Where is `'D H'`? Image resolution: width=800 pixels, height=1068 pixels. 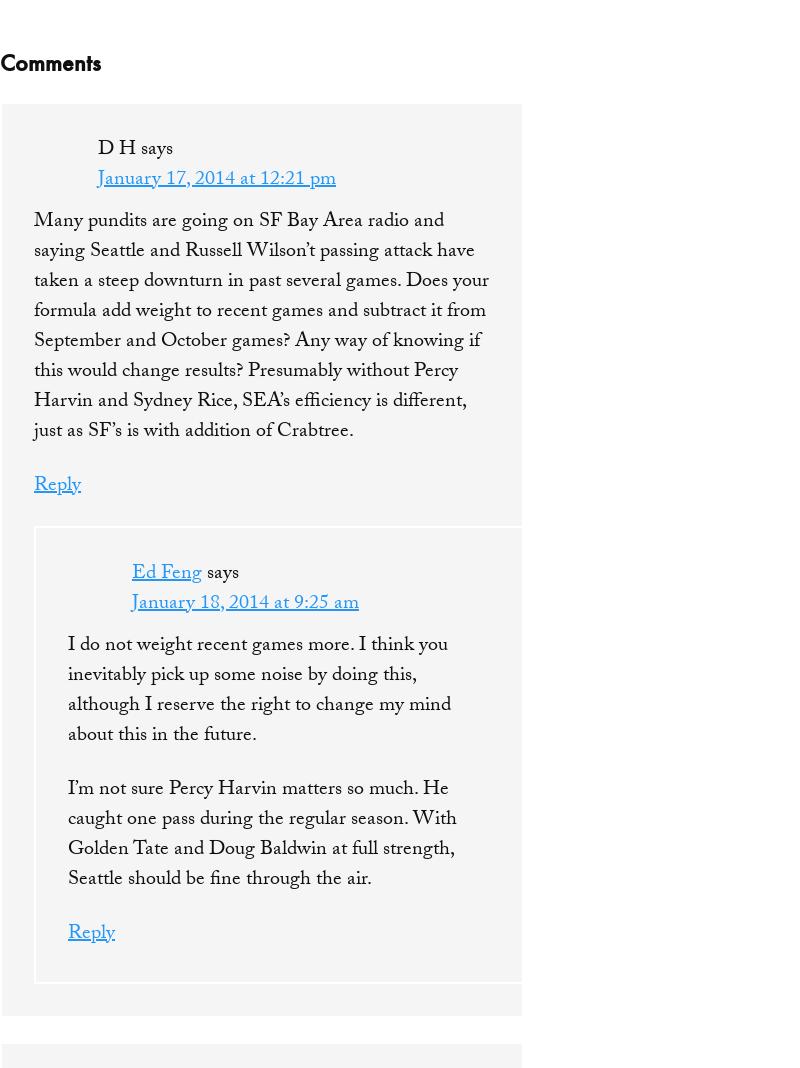
'D H' is located at coordinates (115, 149).